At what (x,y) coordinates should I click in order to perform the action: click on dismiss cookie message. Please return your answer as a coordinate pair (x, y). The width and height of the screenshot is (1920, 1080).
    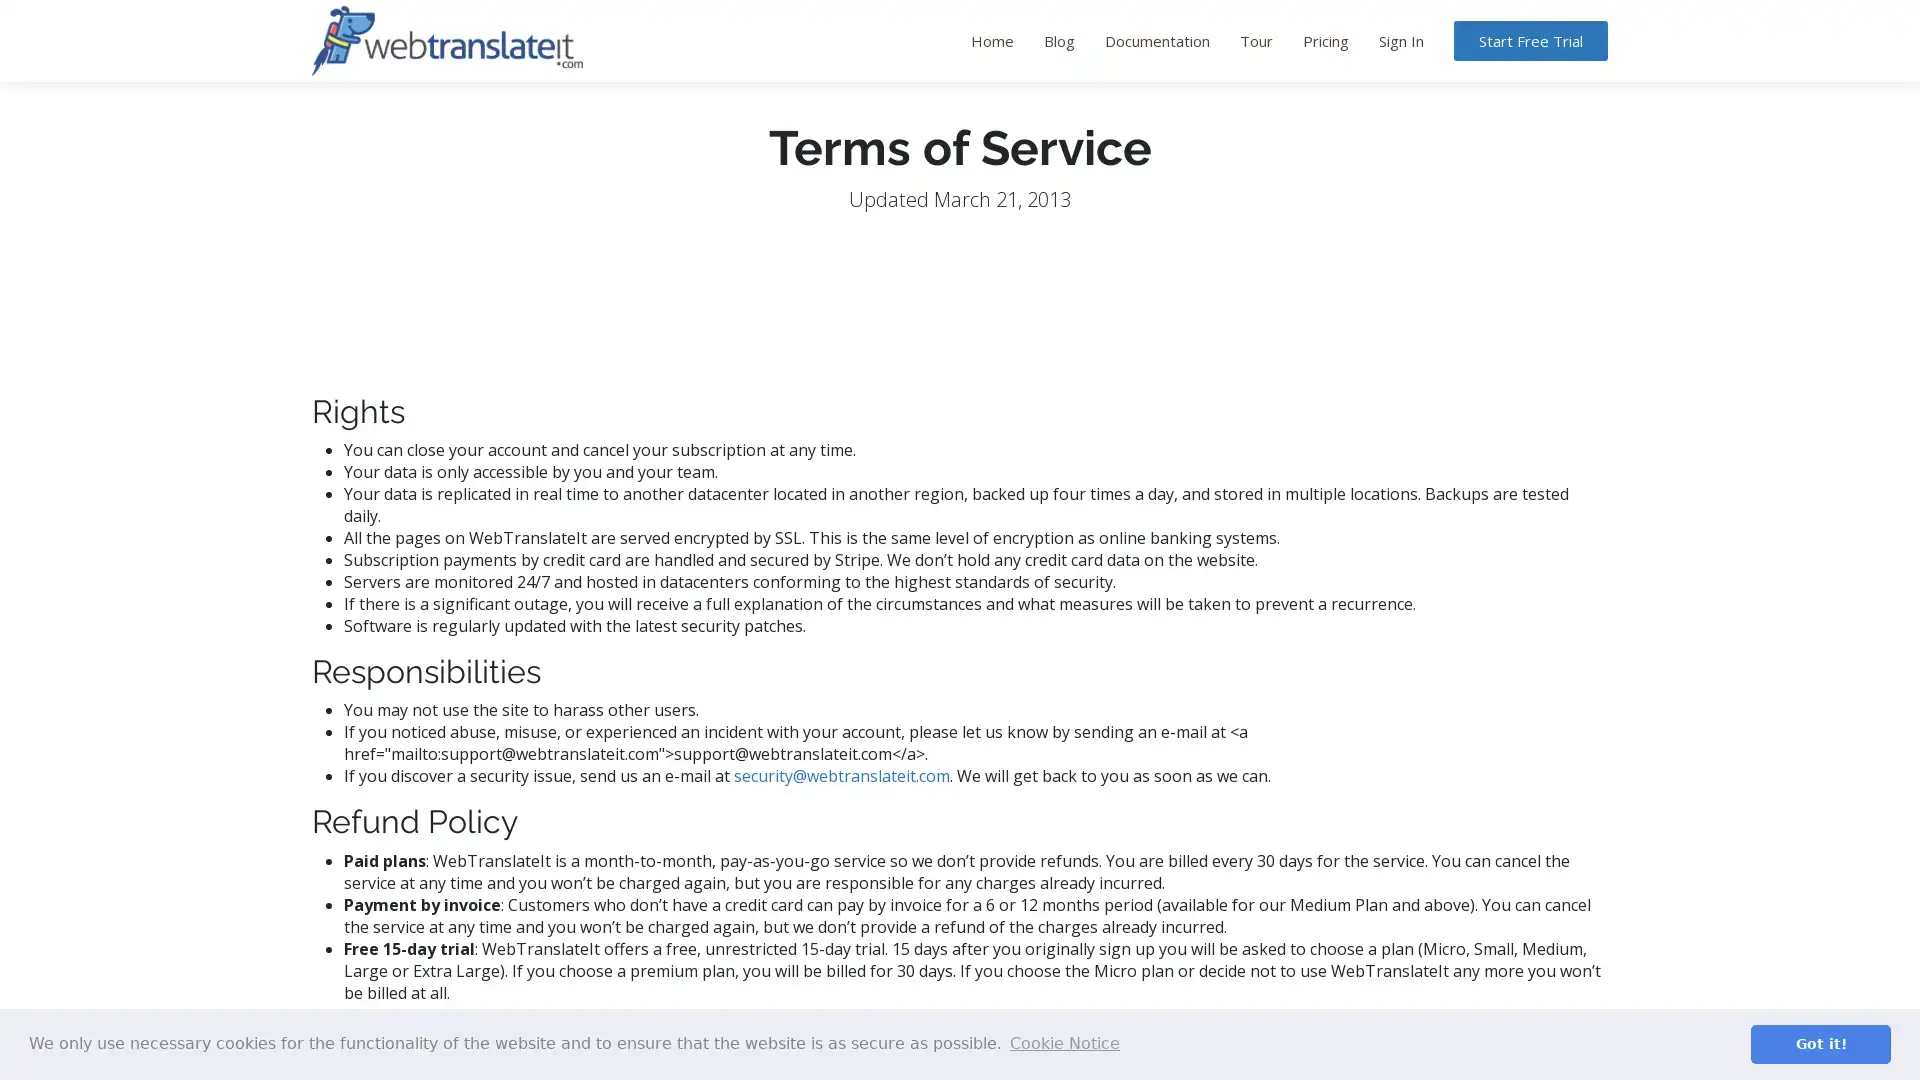
    Looking at the image, I should click on (1820, 1043).